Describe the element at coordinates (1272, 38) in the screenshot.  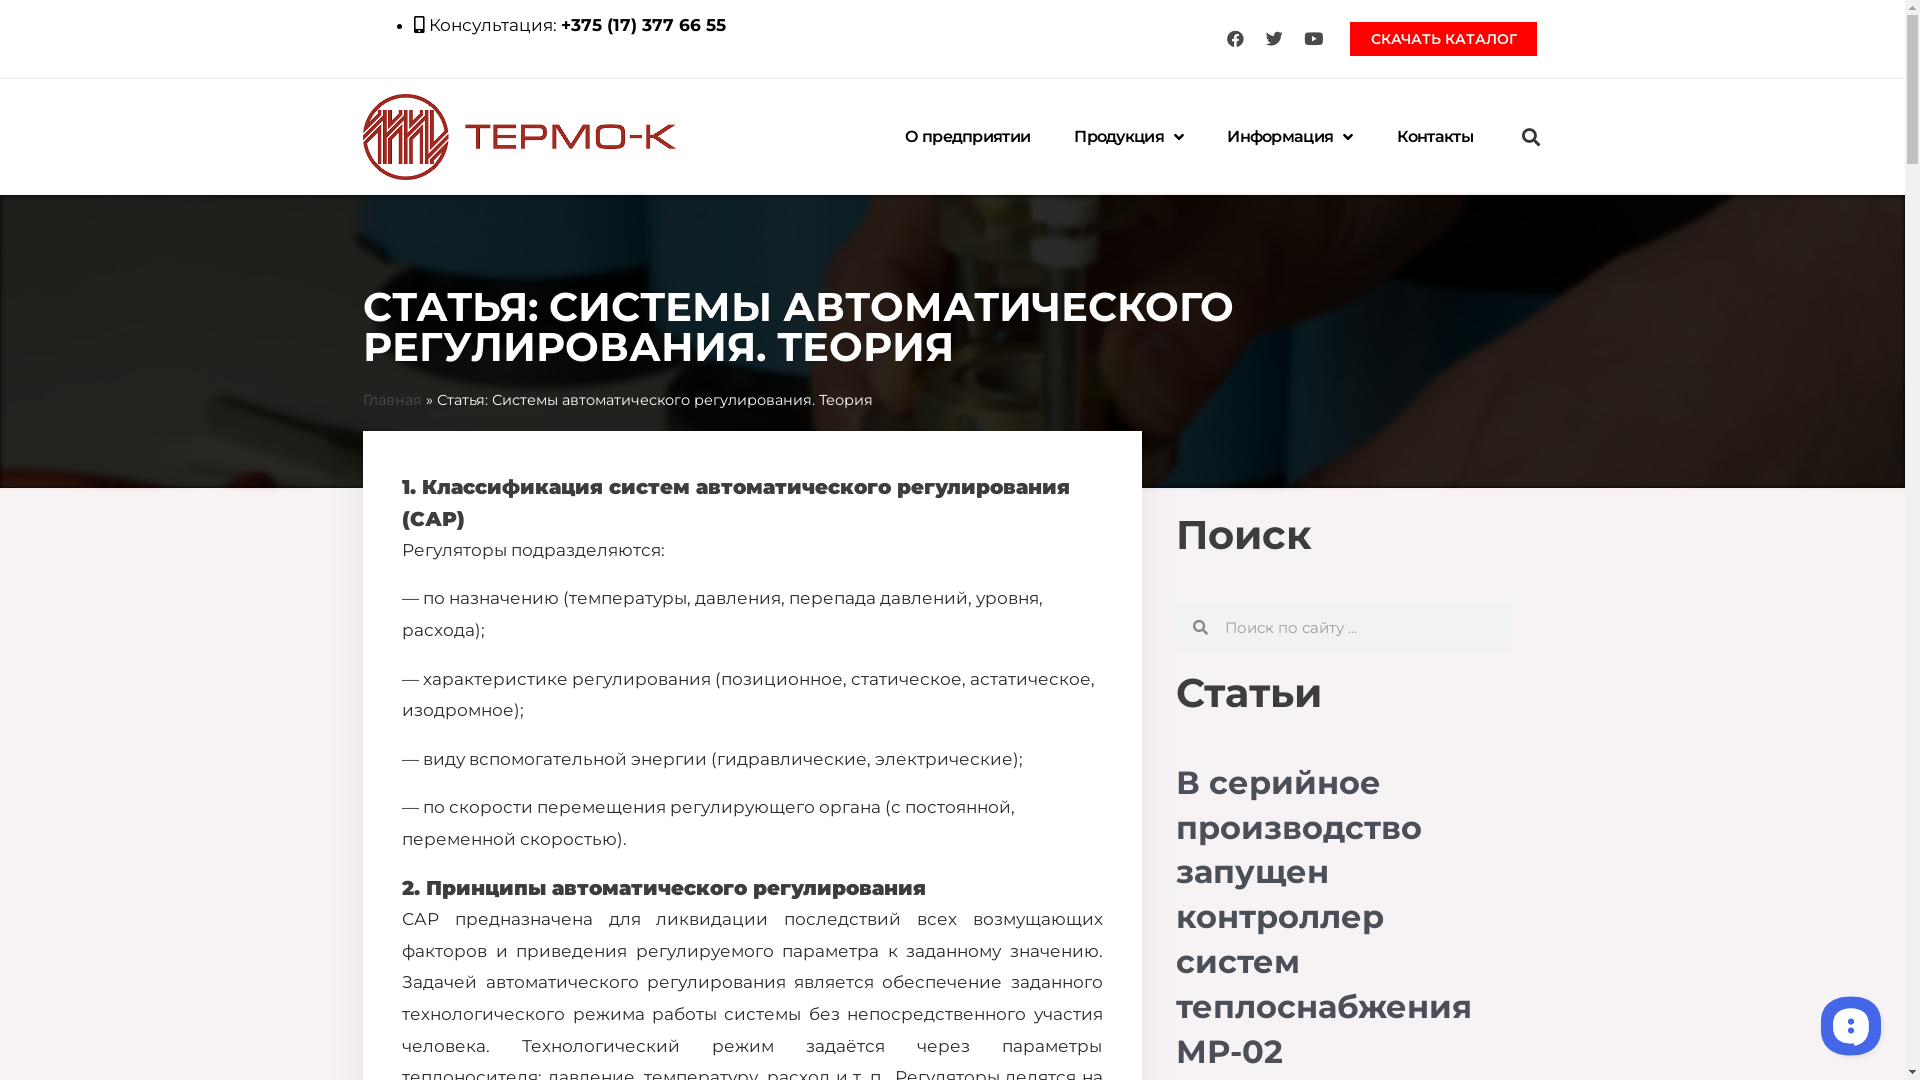
I see `'Twitter'` at that location.